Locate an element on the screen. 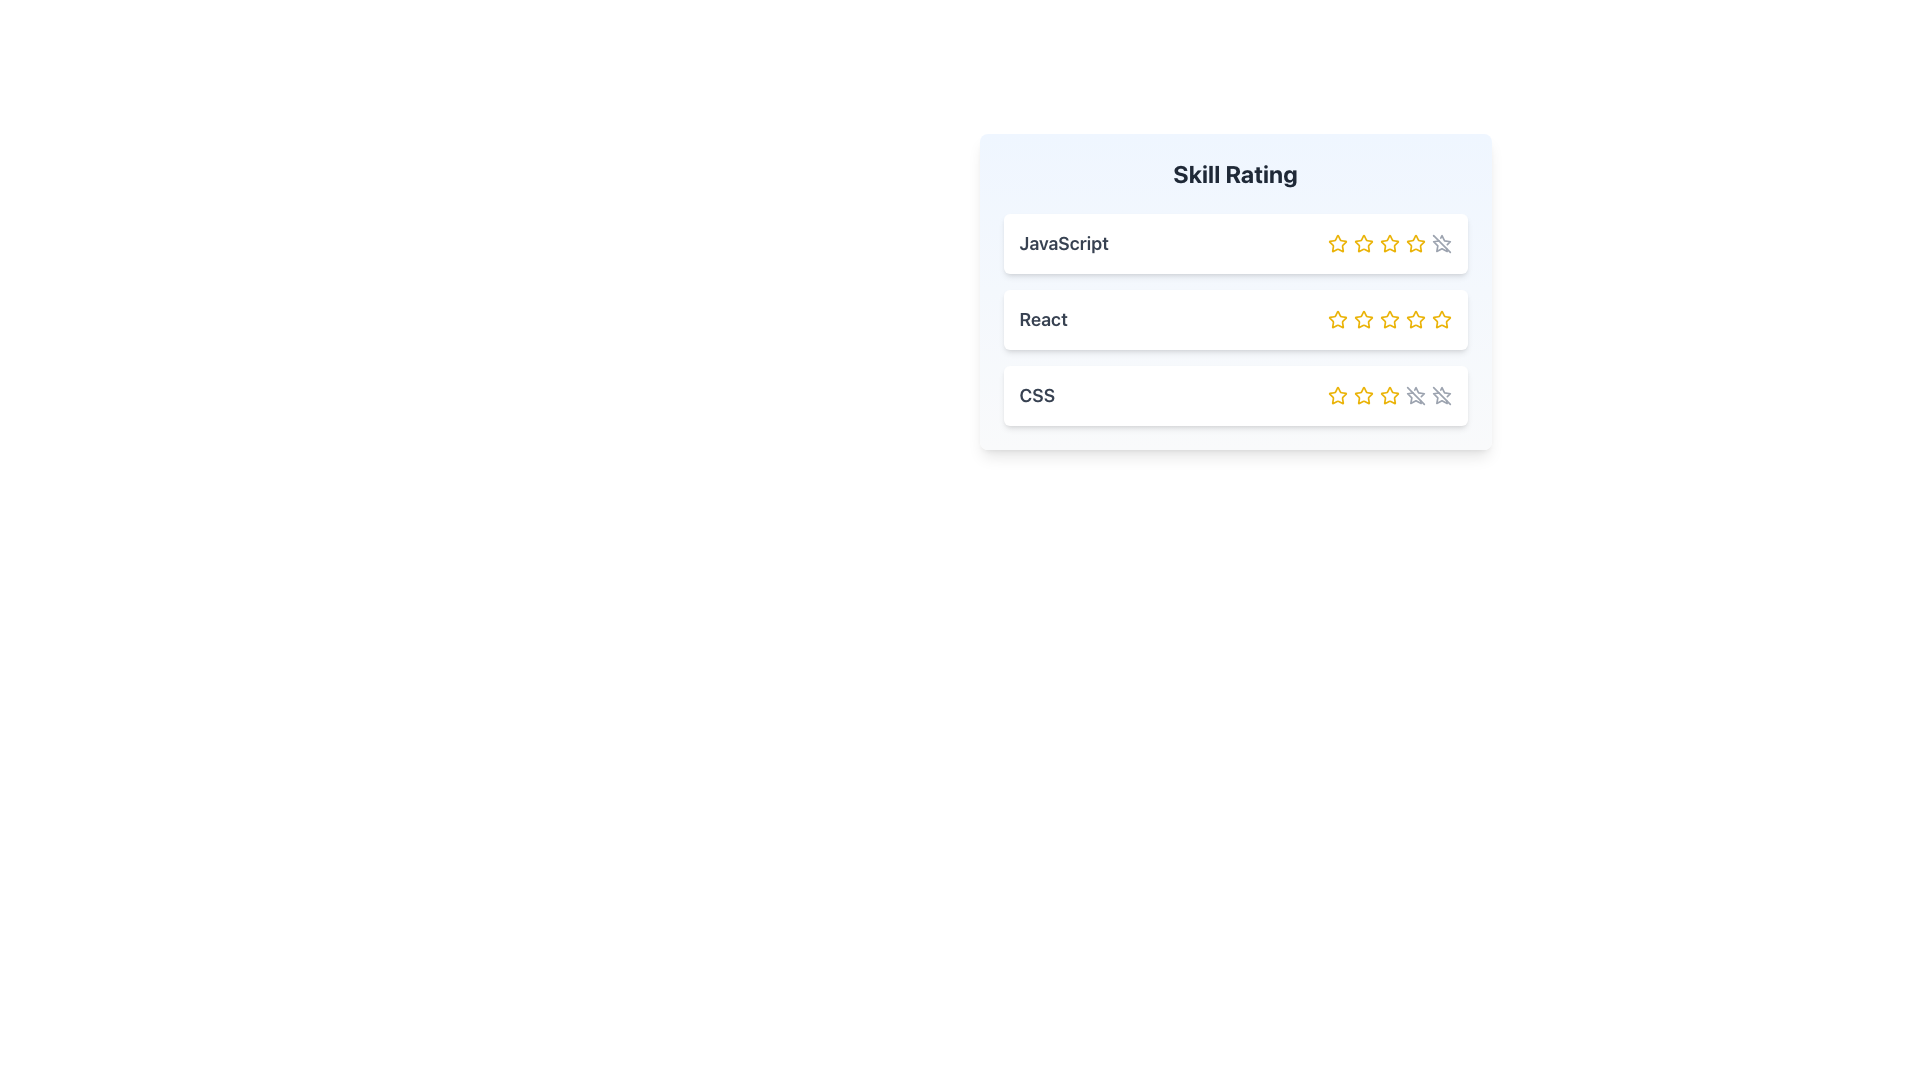 The height and width of the screenshot is (1080, 1920). the first star icon in the 'React' row of the 'Skill Rating' section is located at coordinates (1337, 319).